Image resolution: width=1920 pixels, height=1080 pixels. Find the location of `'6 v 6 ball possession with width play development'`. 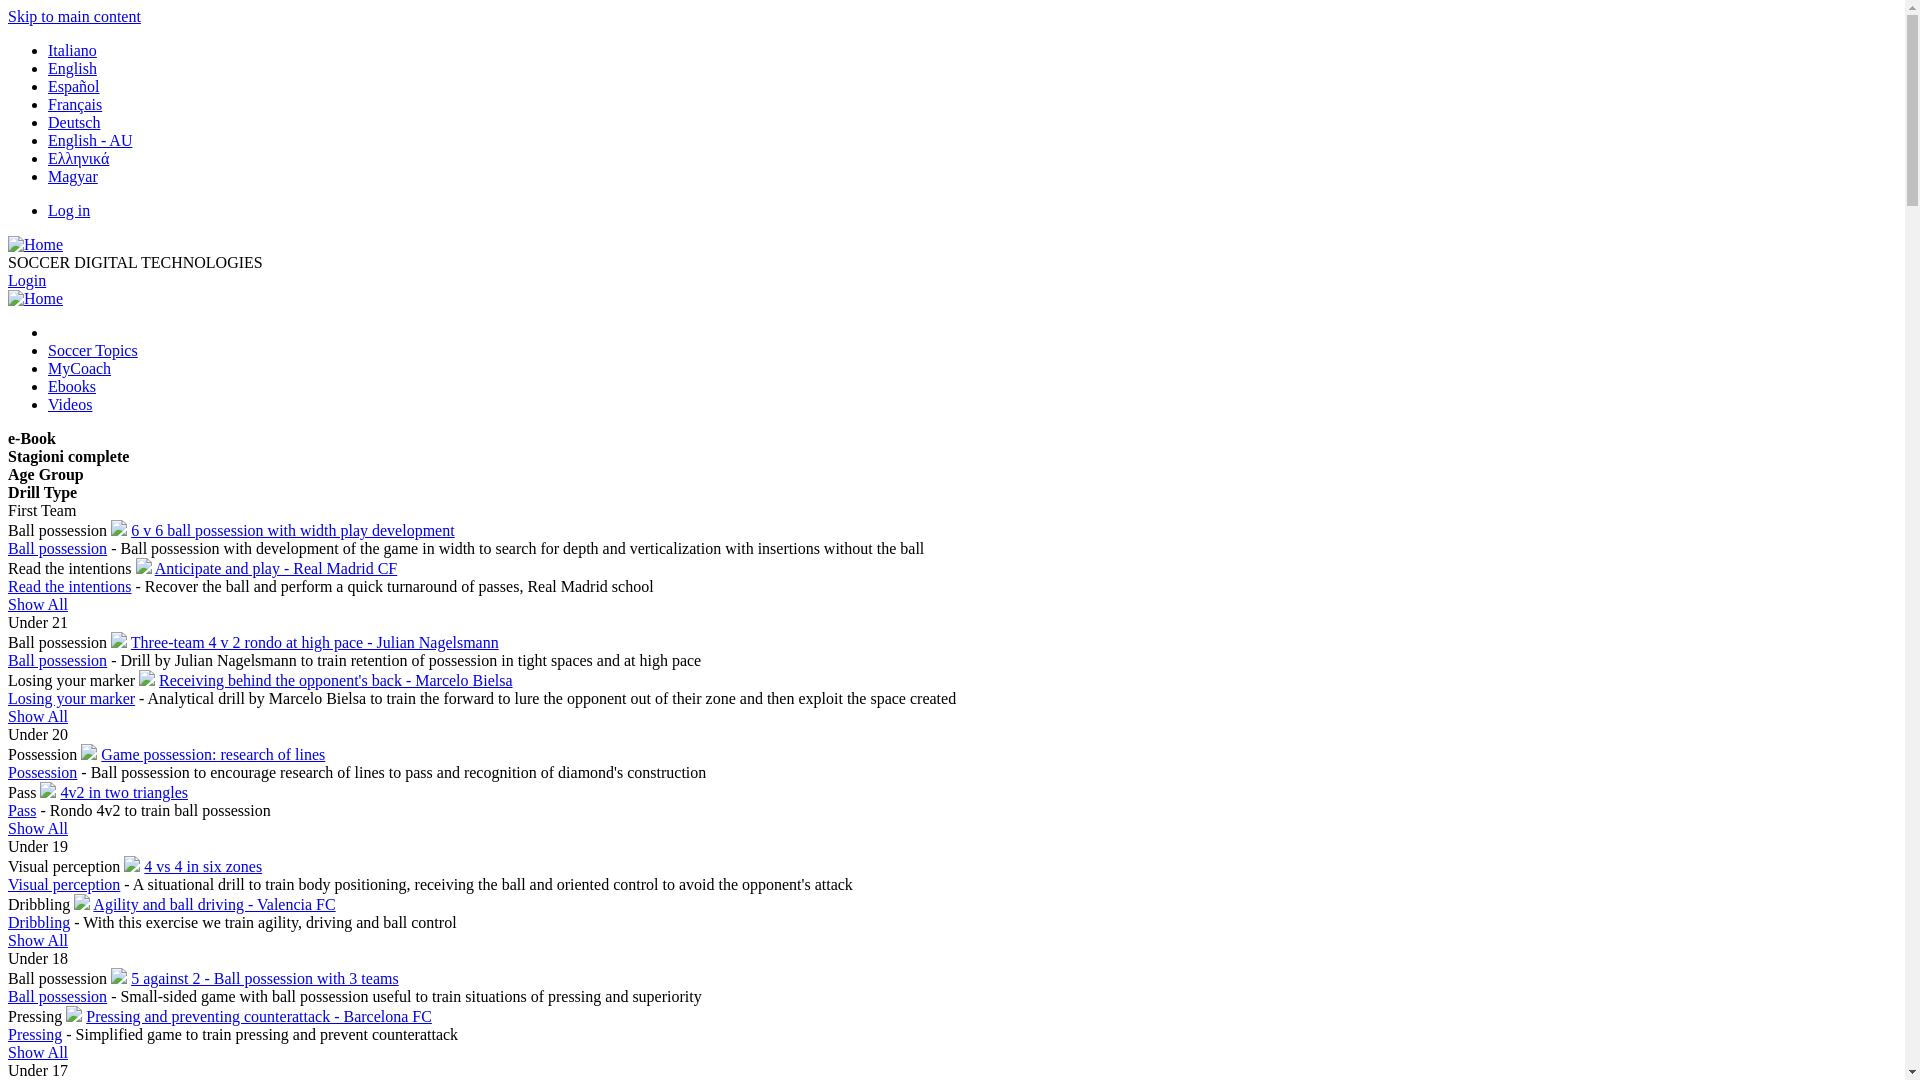

'6 v 6 ball possession with width play development' is located at coordinates (129, 529).